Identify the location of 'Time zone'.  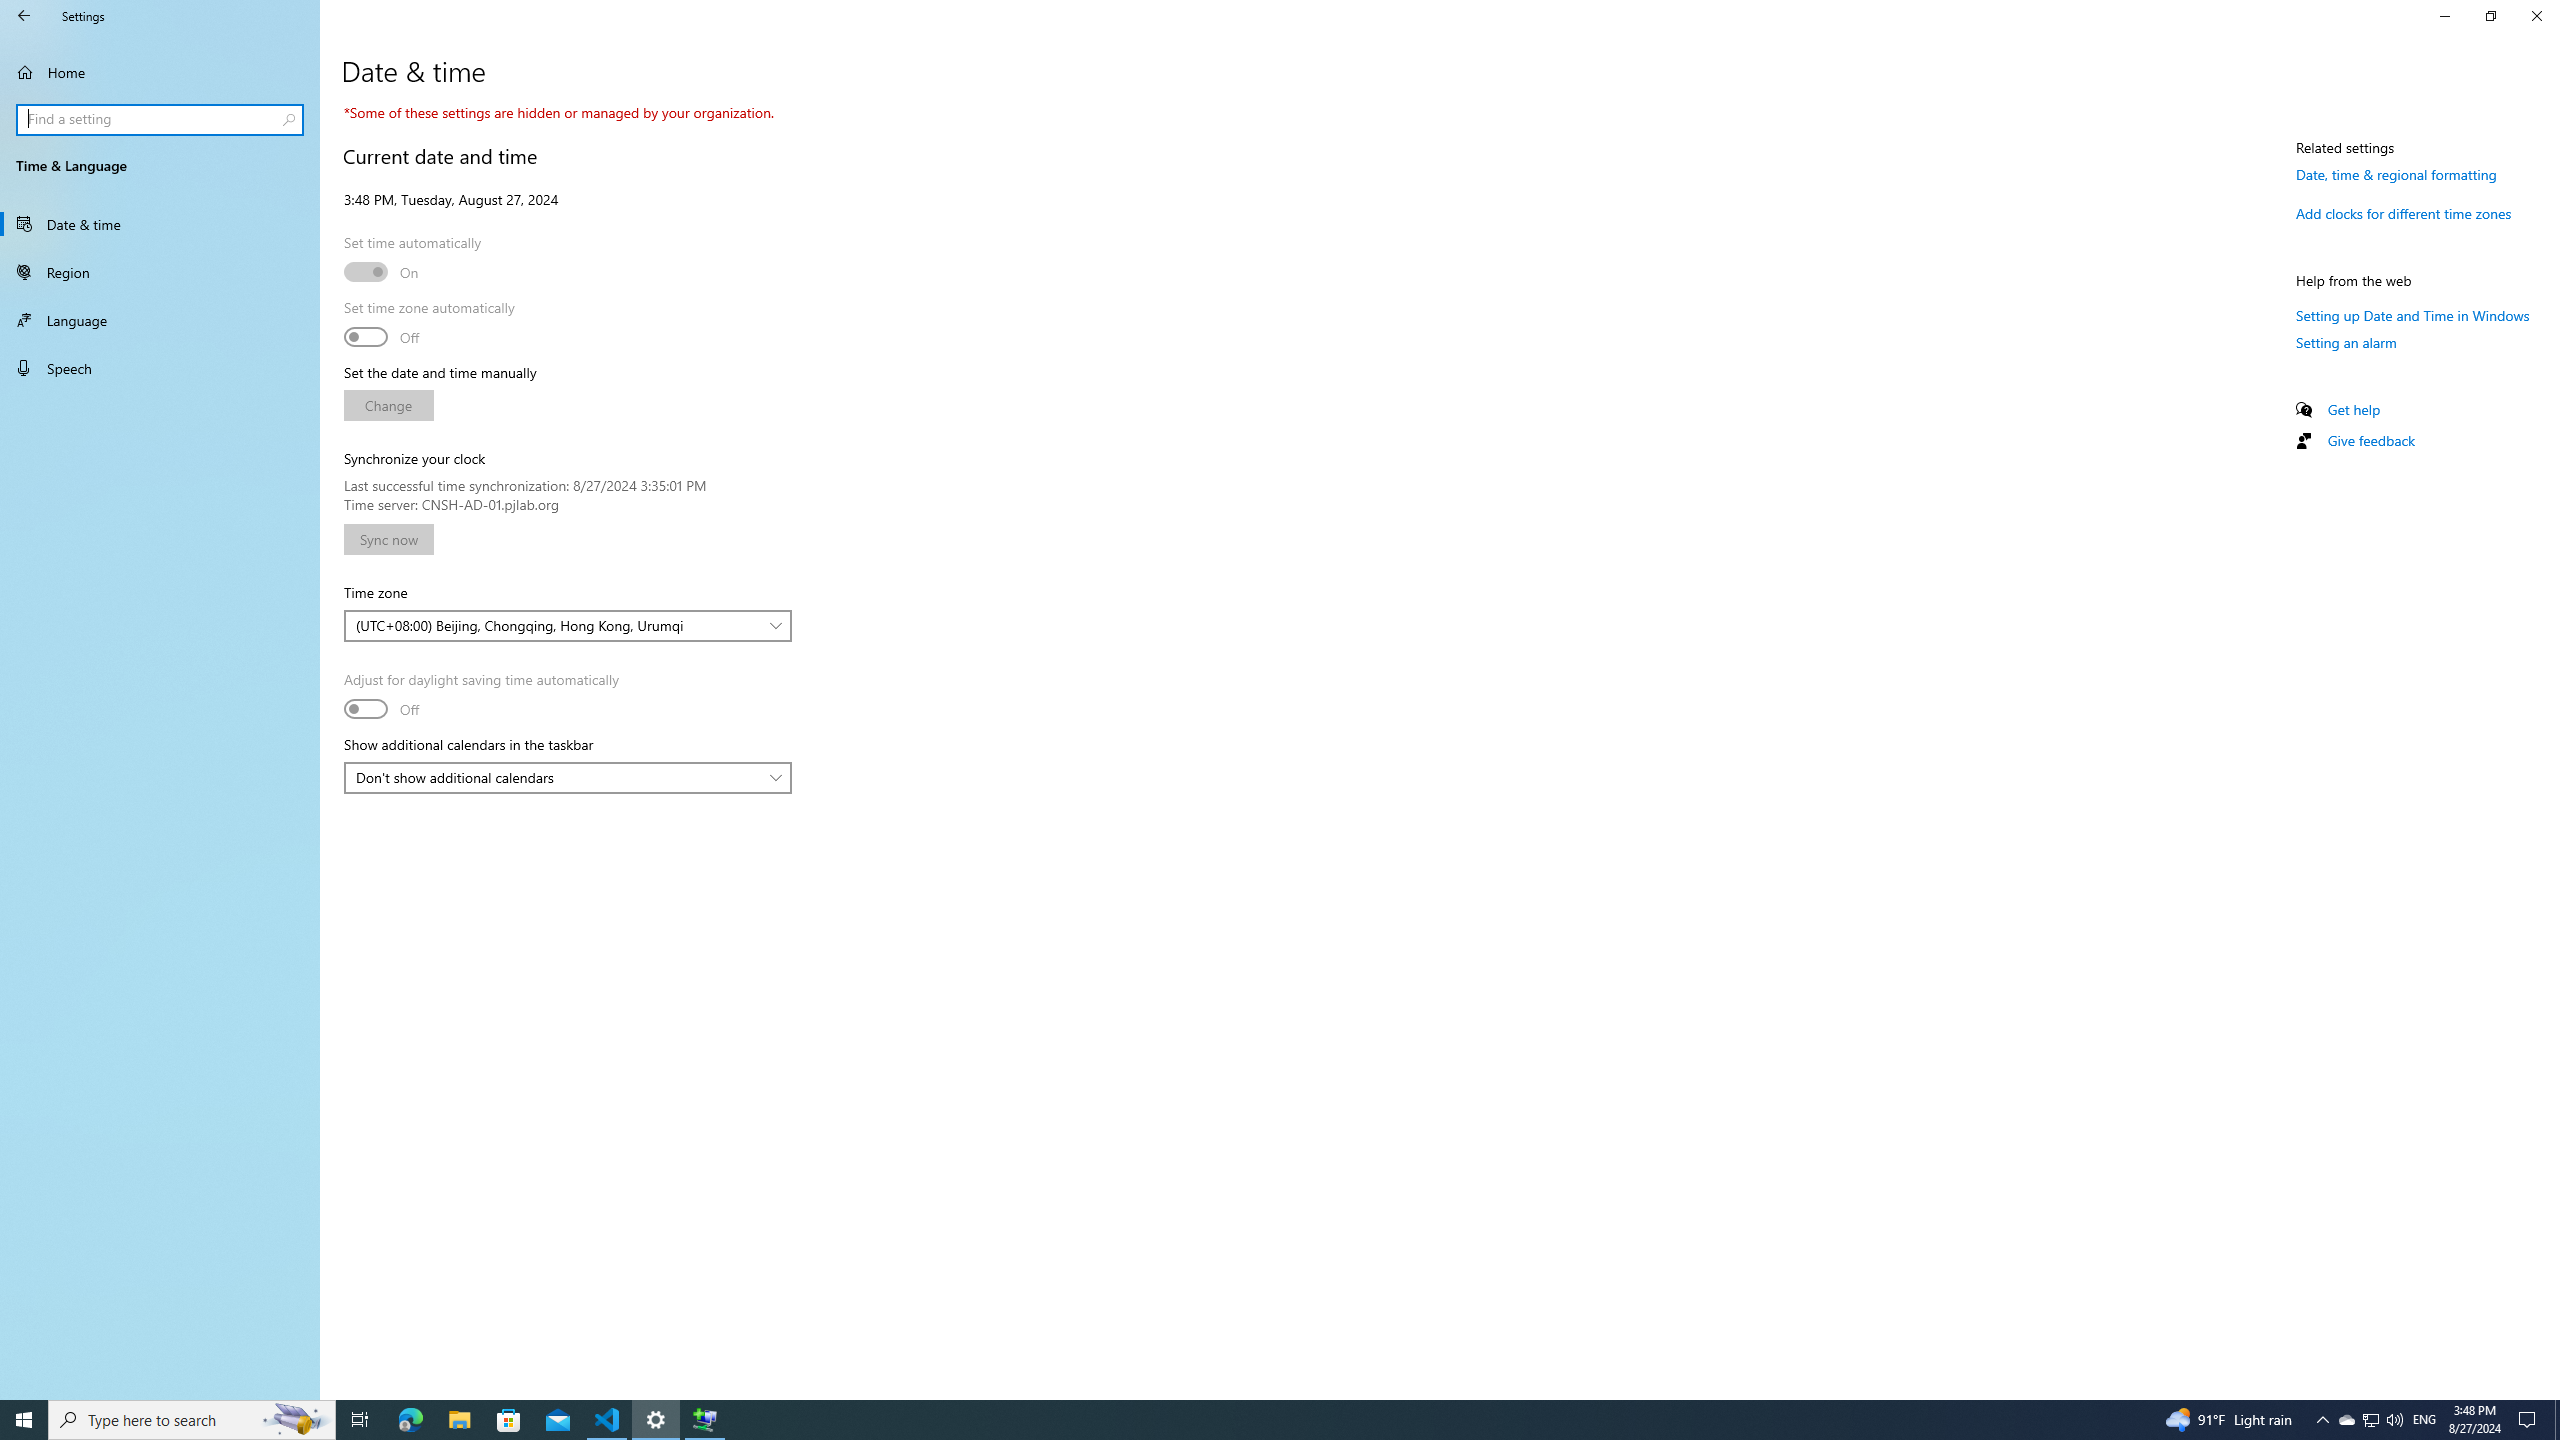
(566, 625).